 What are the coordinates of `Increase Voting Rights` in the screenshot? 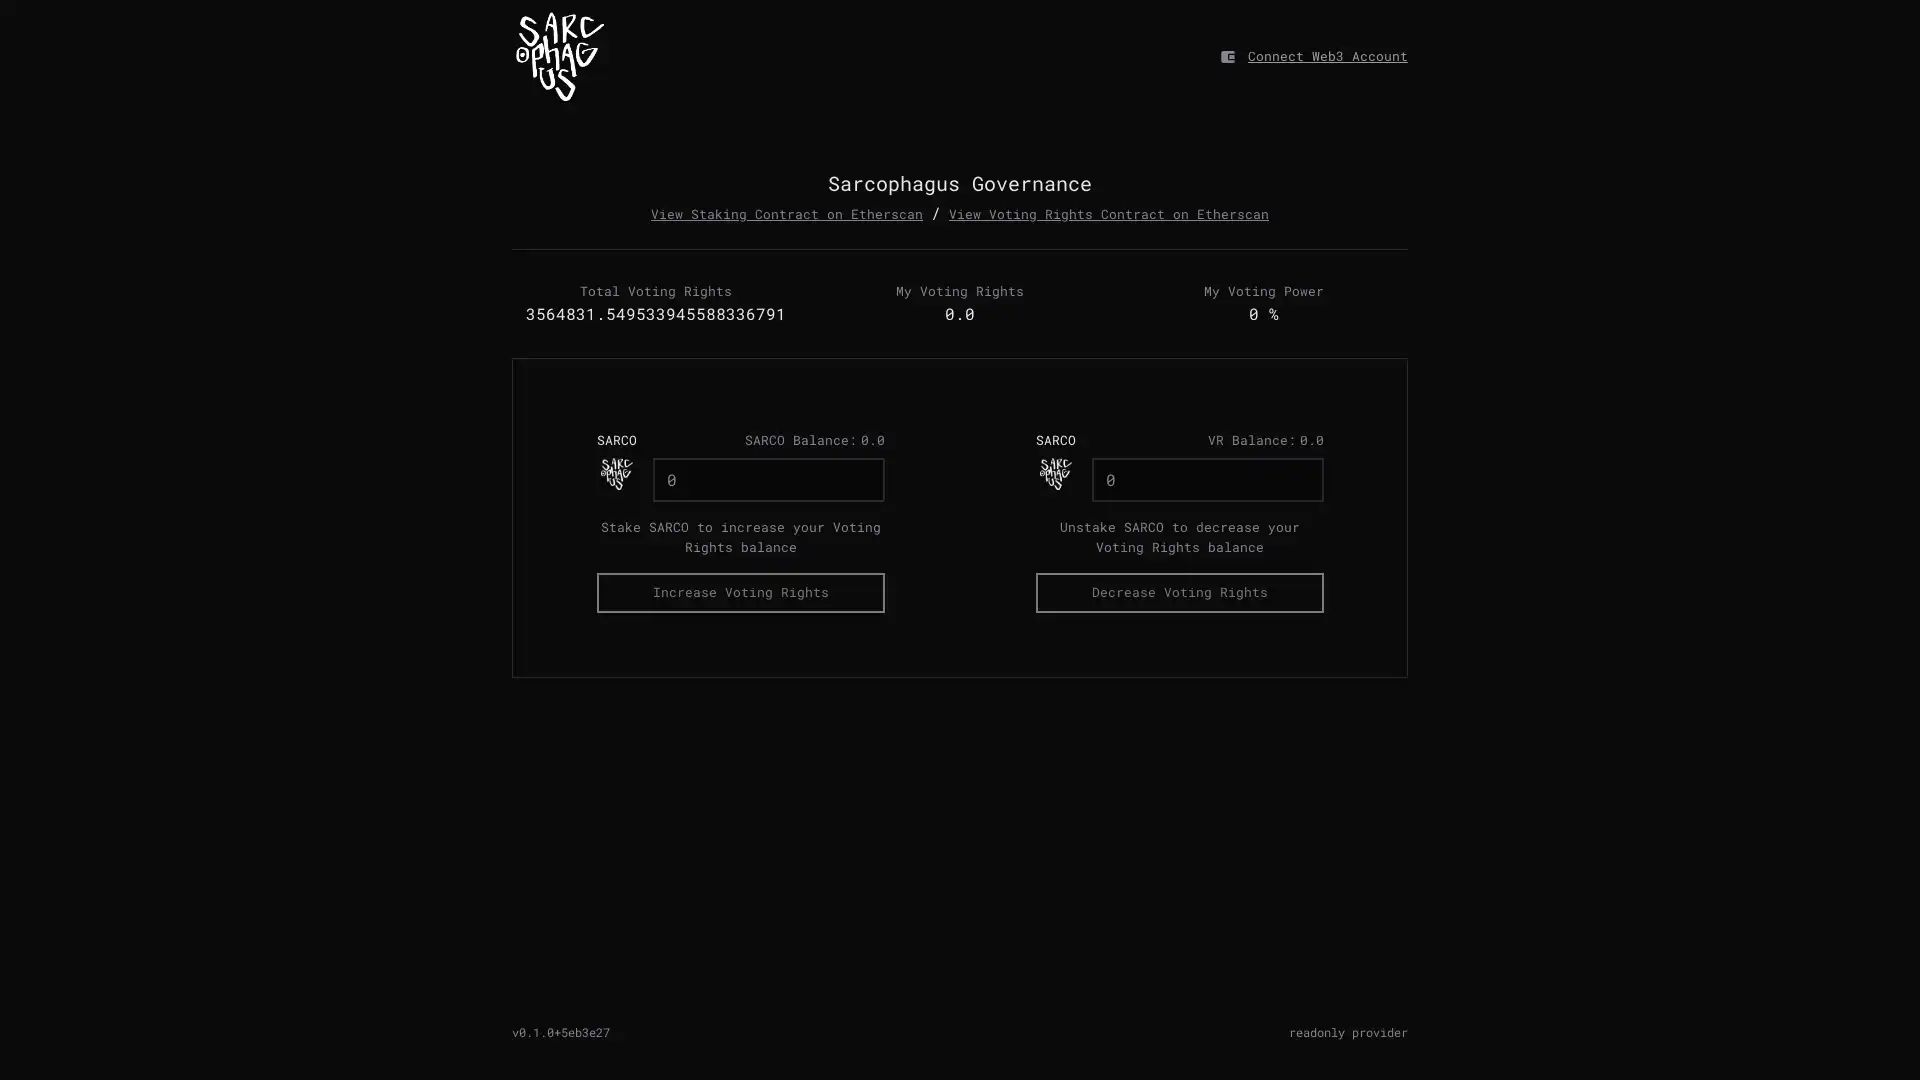 It's located at (738, 591).